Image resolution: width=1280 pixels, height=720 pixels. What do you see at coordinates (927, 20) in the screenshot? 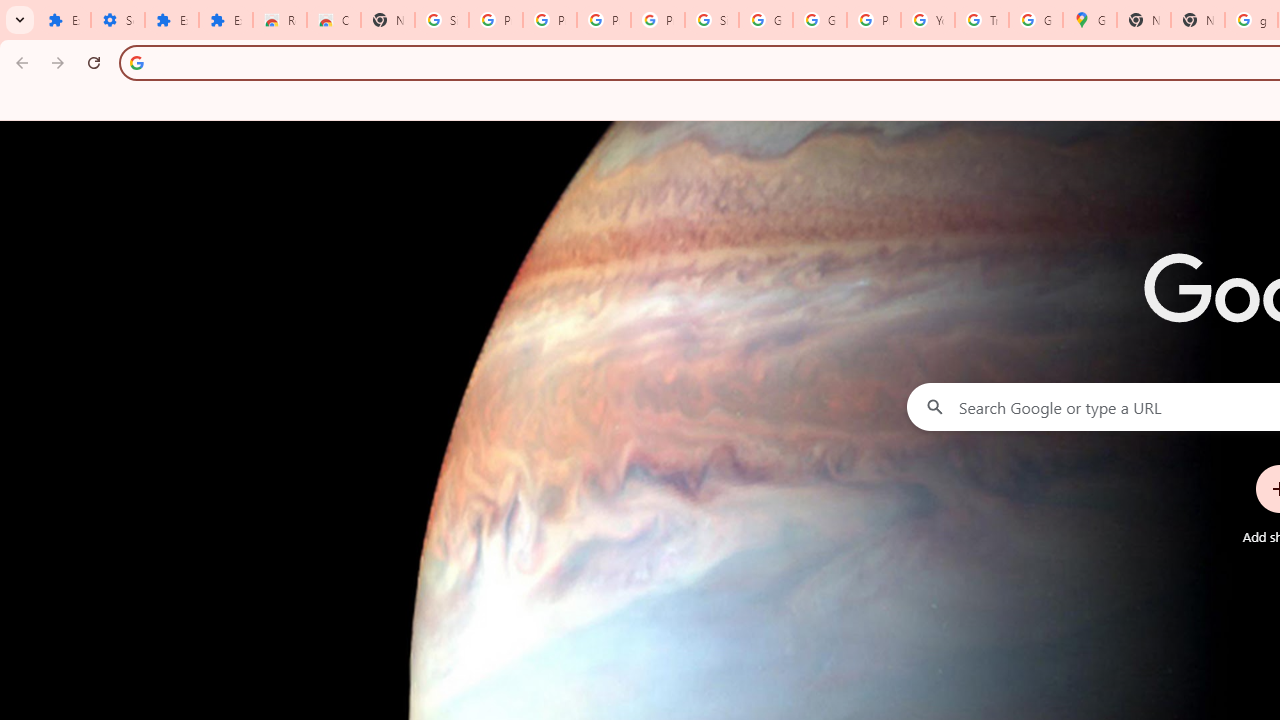
I see `'YouTube'` at bounding box center [927, 20].